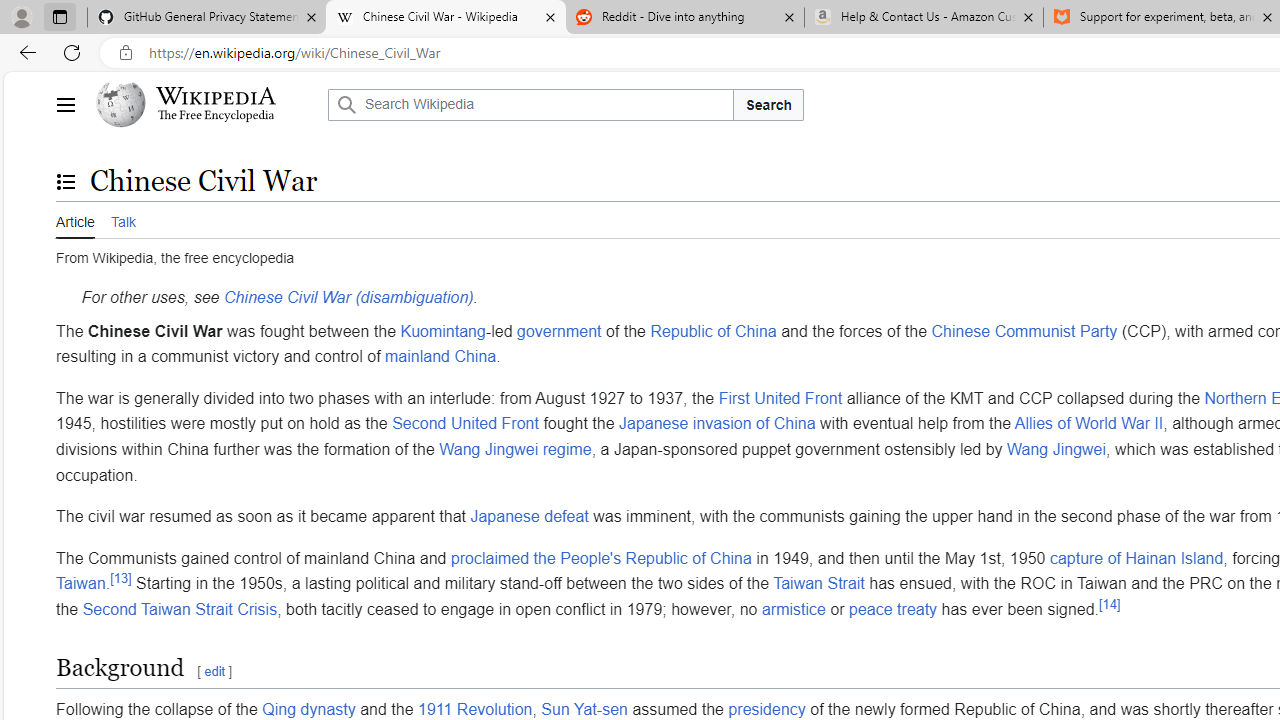  Describe the element at coordinates (531, 105) in the screenshot. I see `'Search Wikipedia'` at that location.